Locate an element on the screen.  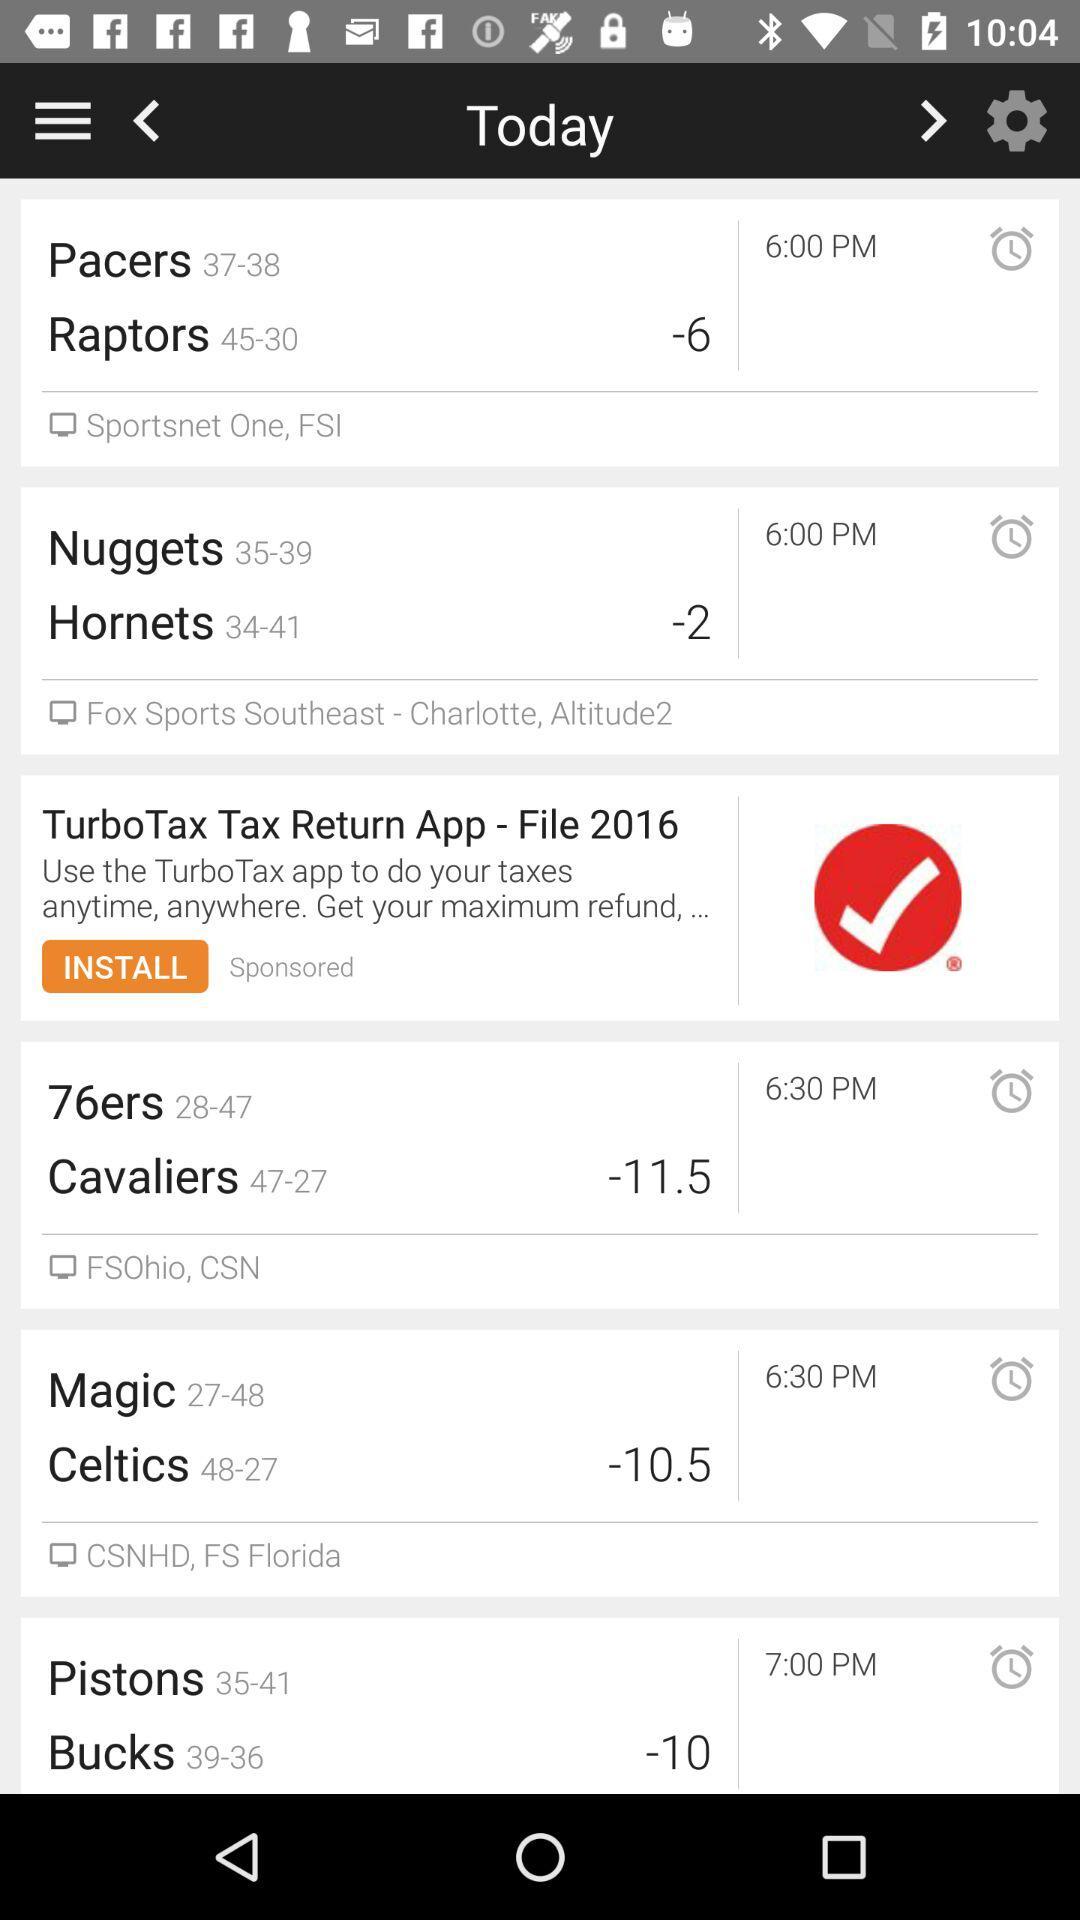
item to the right of today item is located at coordinates (1022, 119).